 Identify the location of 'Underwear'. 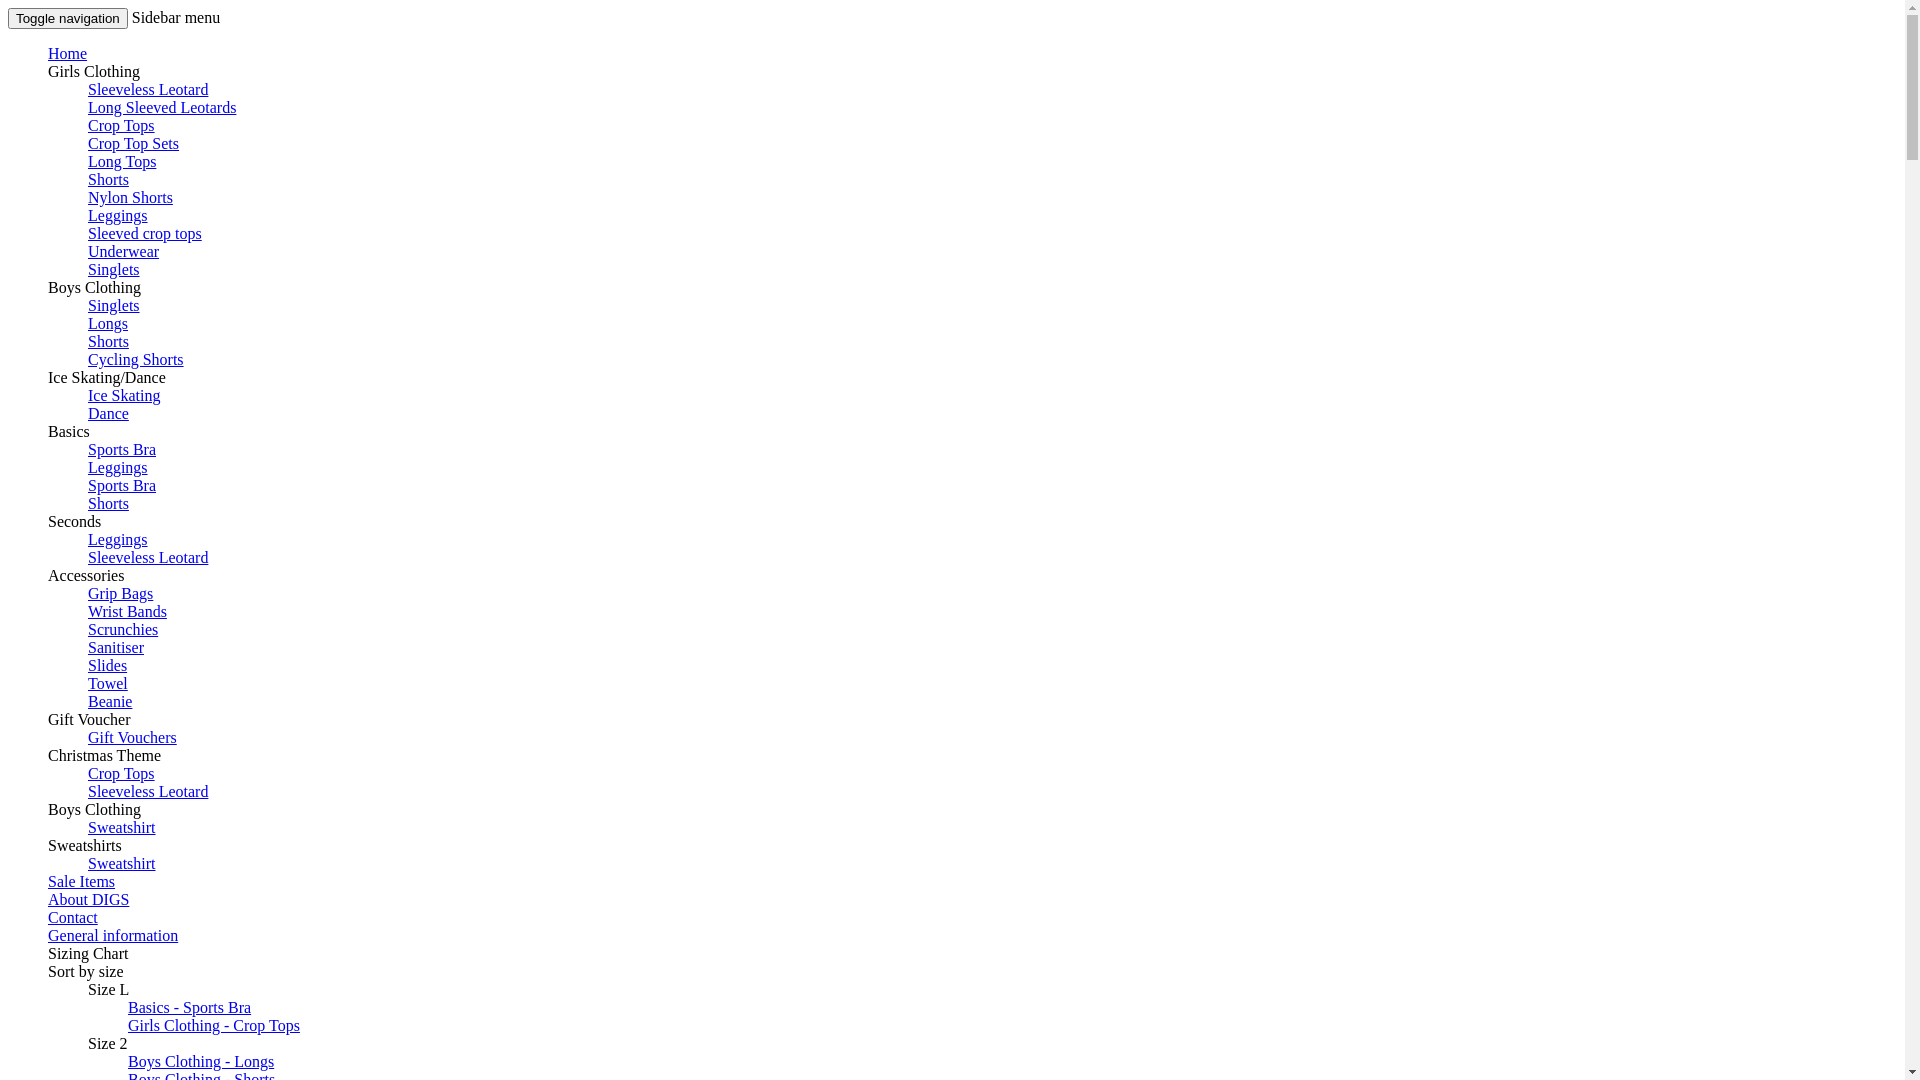
(122, 250).